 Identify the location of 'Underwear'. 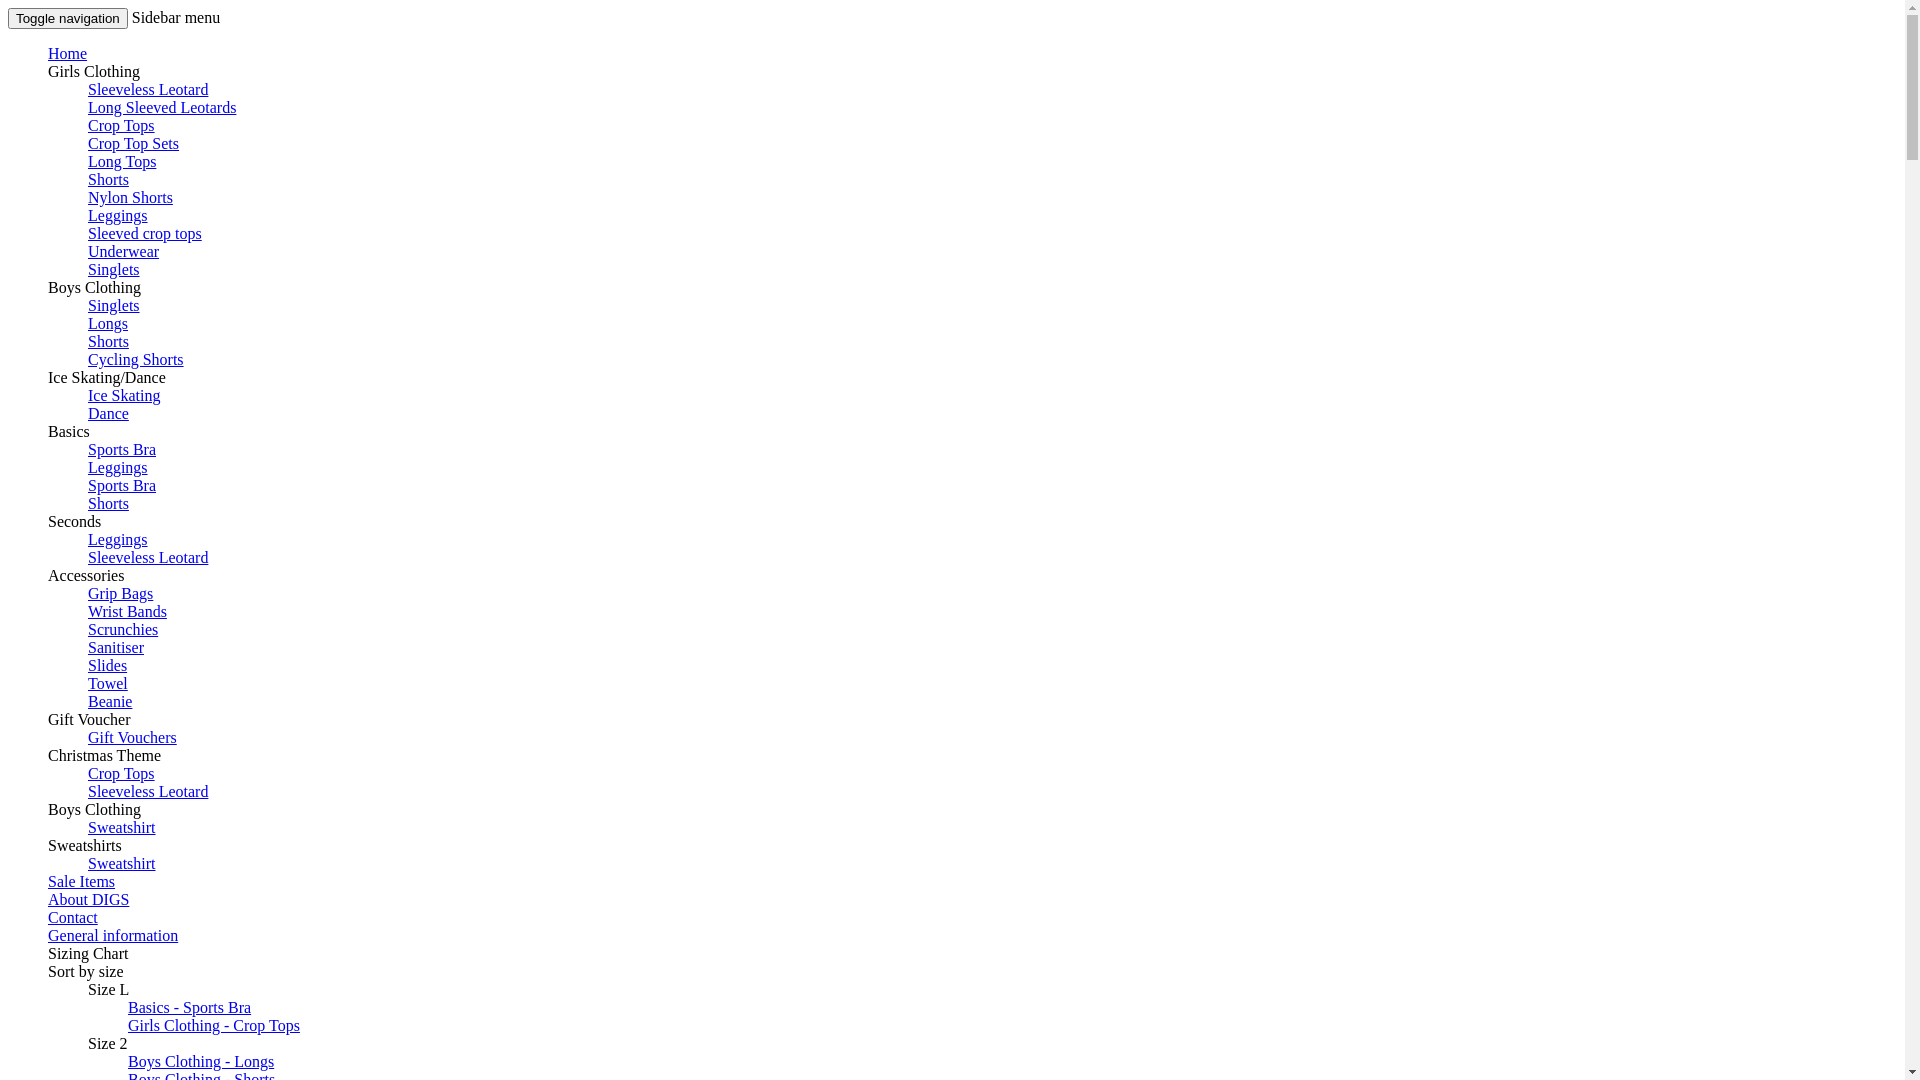
(122, 250).